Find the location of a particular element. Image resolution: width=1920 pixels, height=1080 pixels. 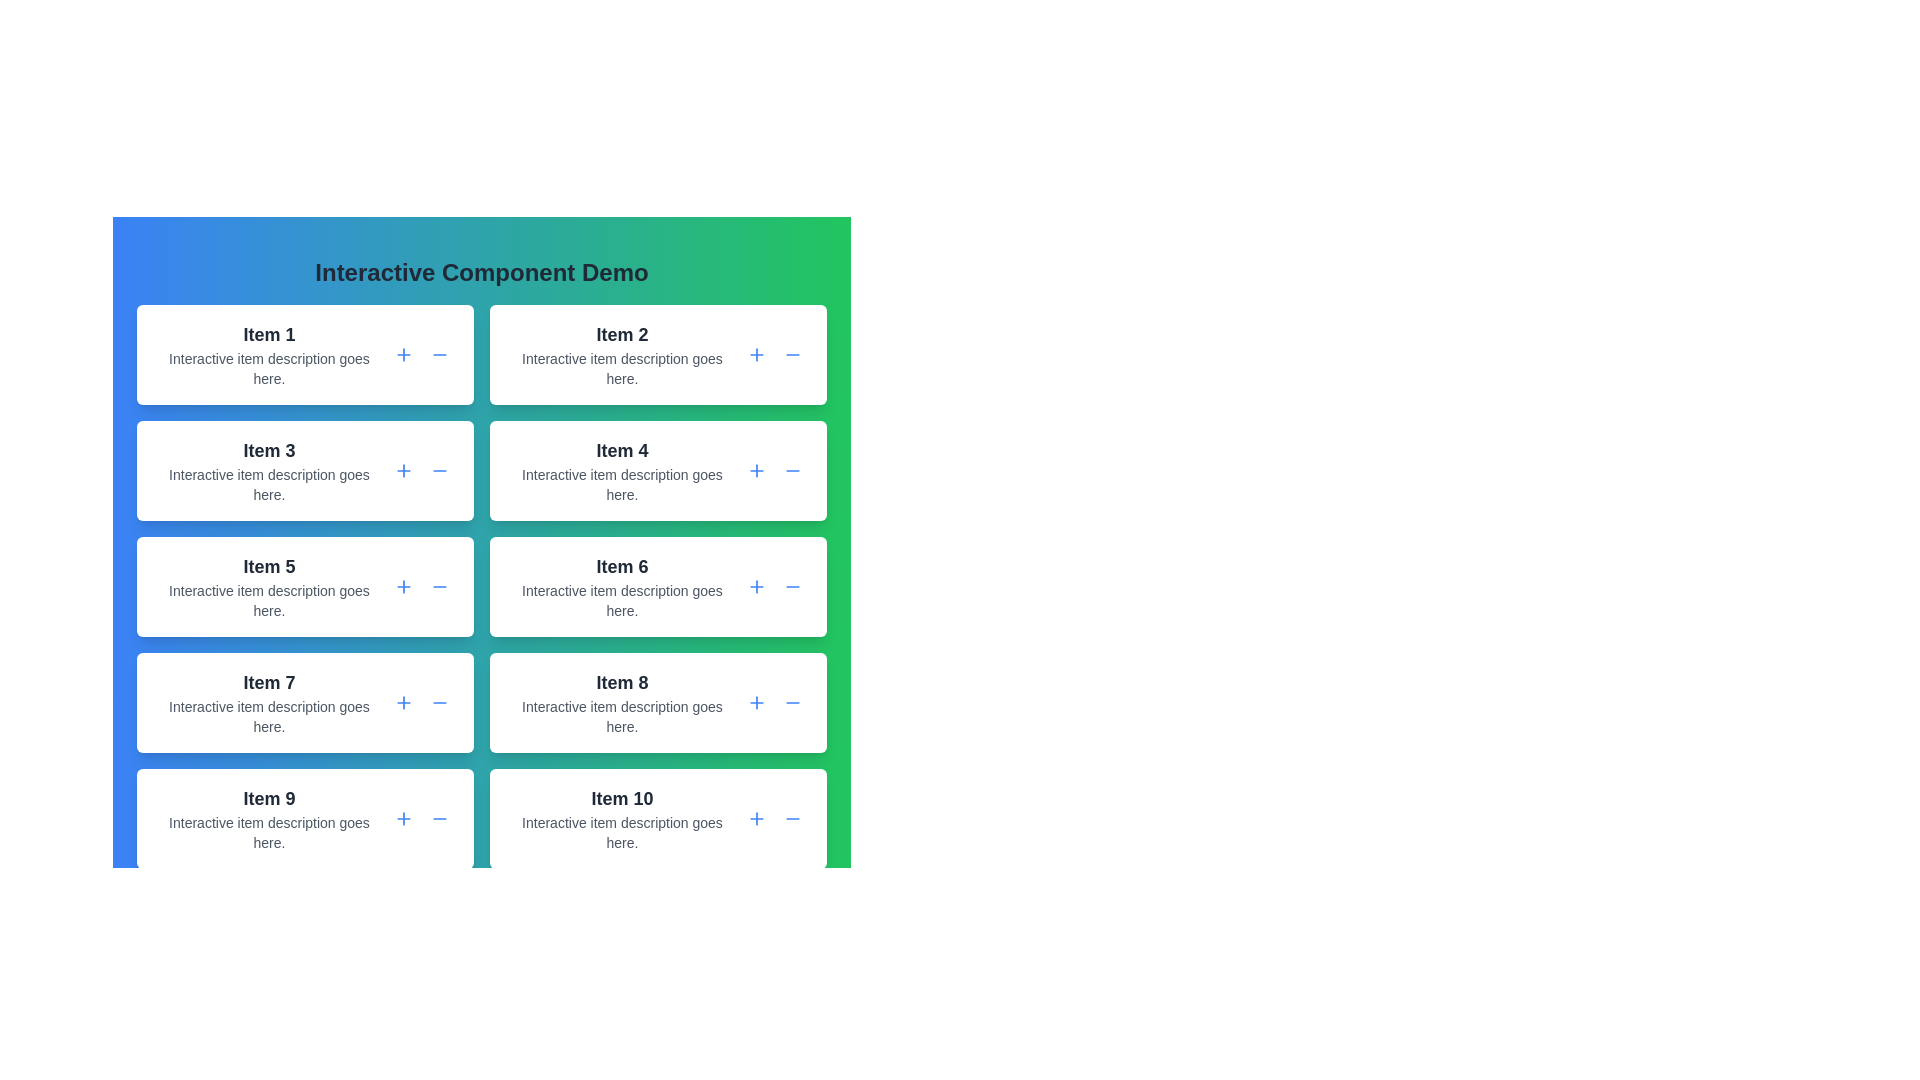

the interactive button represented as an SVG icon that is located beside the '-' icon for 'Item 8' is located at coordinates (756, 701).